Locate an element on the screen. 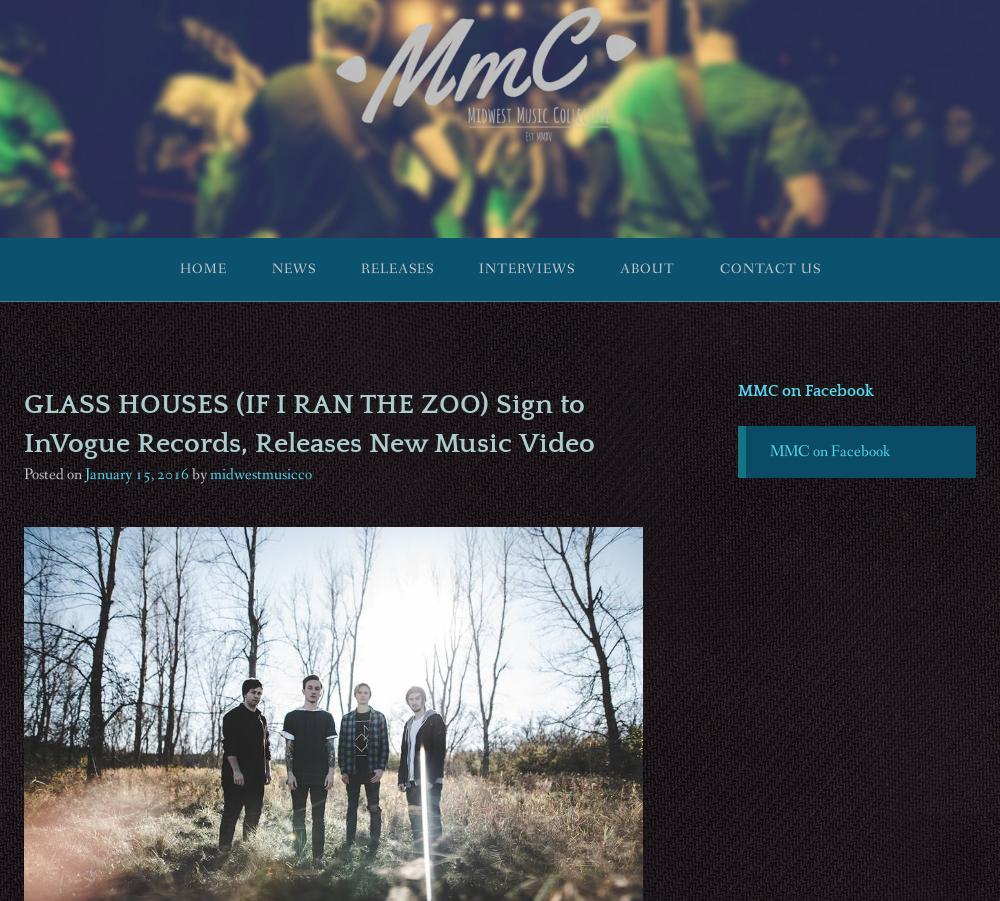 Image resolution: width=1000 pixels, height=901 pixels. 'GLASS HOUSES (IF I RAN THE ZOO) Sign to InVogue Records, Releases New Music Video' is located at coordinates (309, 422).